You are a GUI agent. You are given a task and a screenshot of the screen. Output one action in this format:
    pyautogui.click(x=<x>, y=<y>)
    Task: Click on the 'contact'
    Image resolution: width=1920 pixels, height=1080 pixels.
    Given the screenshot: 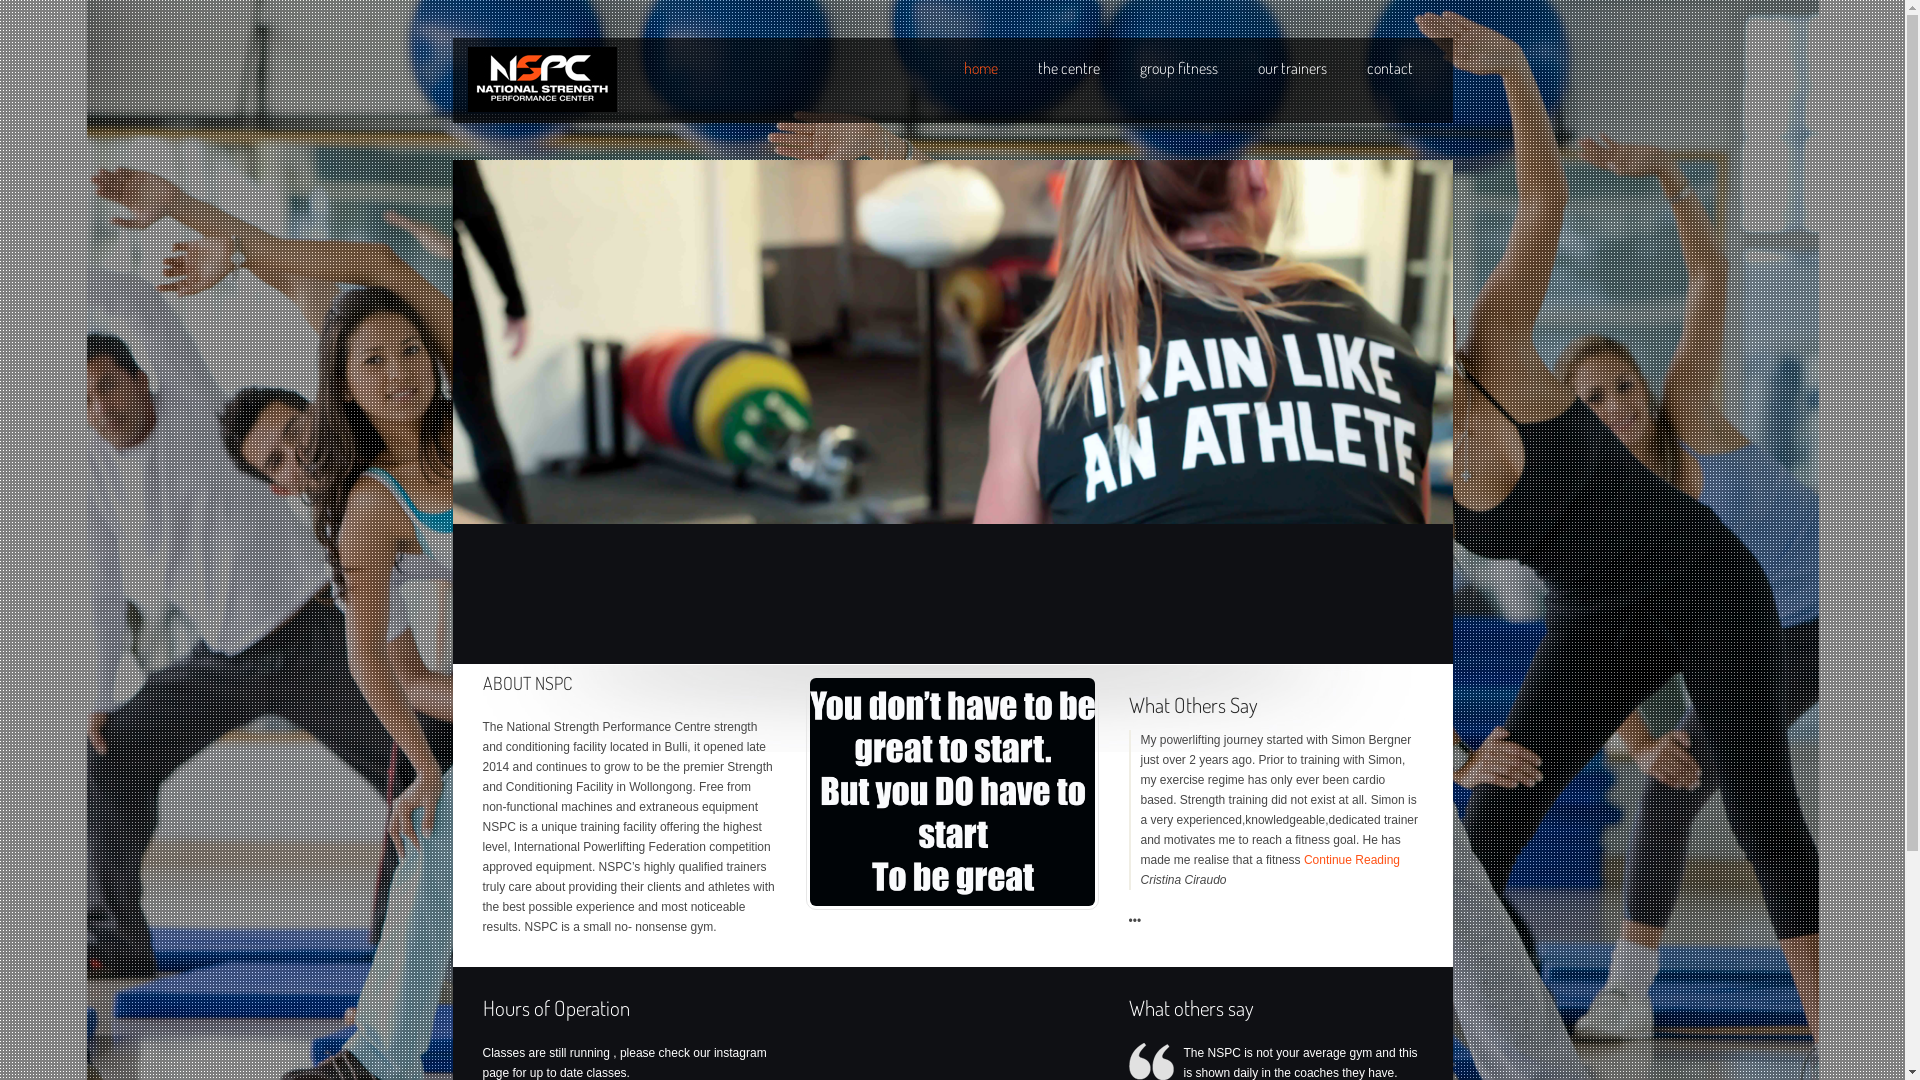 What is the action you would take?
    pyautogui.click(x=1387, y=67)
    